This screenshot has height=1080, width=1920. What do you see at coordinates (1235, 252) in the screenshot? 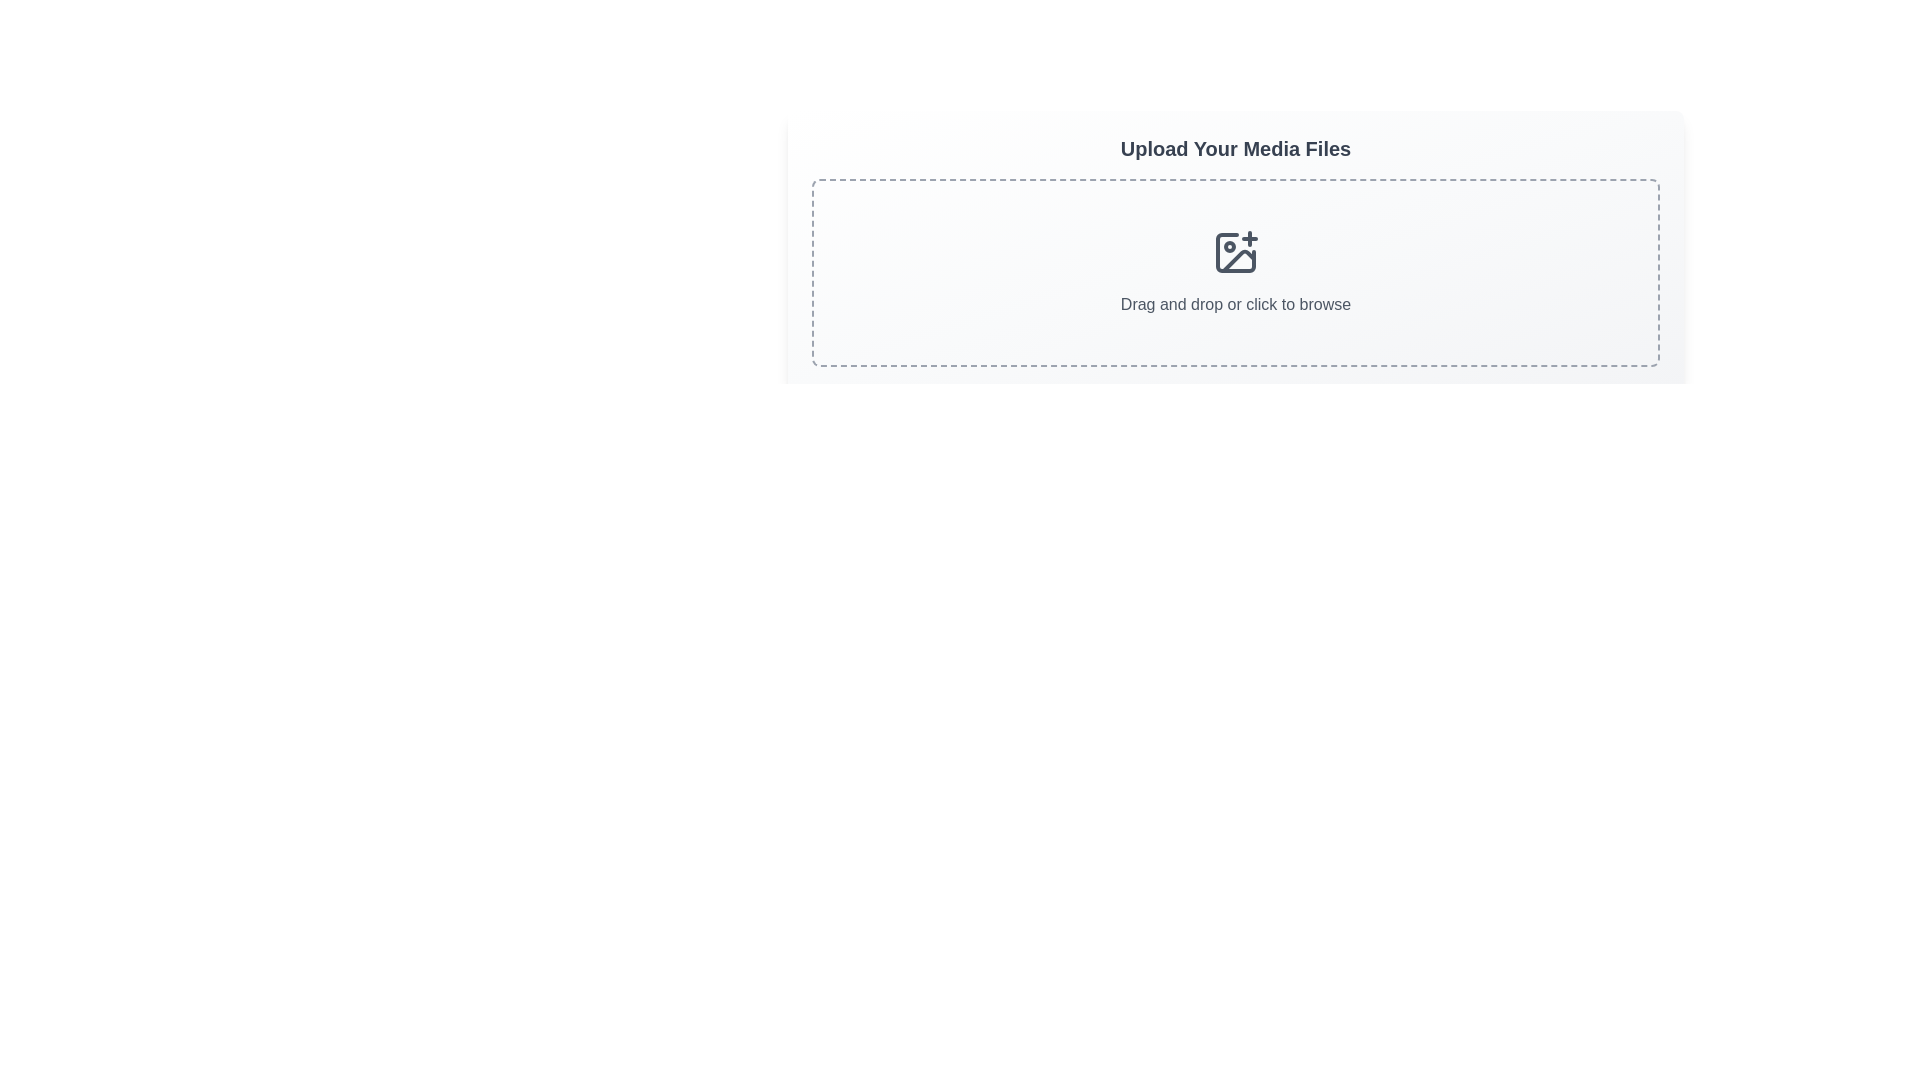
I see `the file upload icon, which features a '+' symbol in the top right corner, to initiate the file upload process` at bounding box center [1235, 252].